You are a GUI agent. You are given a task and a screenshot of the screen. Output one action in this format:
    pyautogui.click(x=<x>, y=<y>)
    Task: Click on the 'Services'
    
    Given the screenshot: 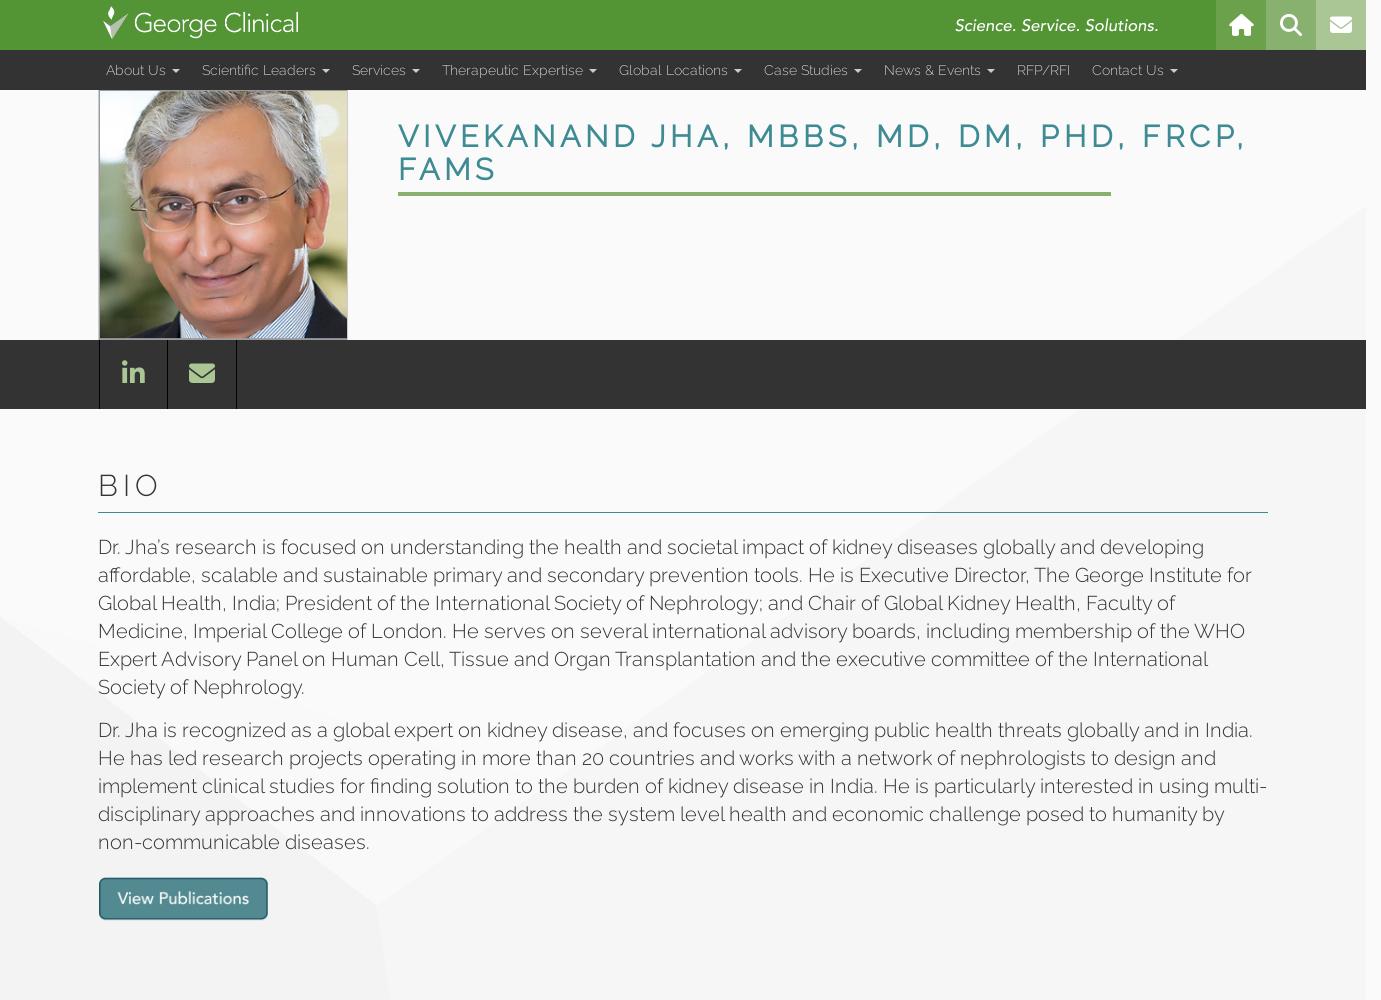 What is the action you would take?
    pyautogui.click(x=380, y=69)
    